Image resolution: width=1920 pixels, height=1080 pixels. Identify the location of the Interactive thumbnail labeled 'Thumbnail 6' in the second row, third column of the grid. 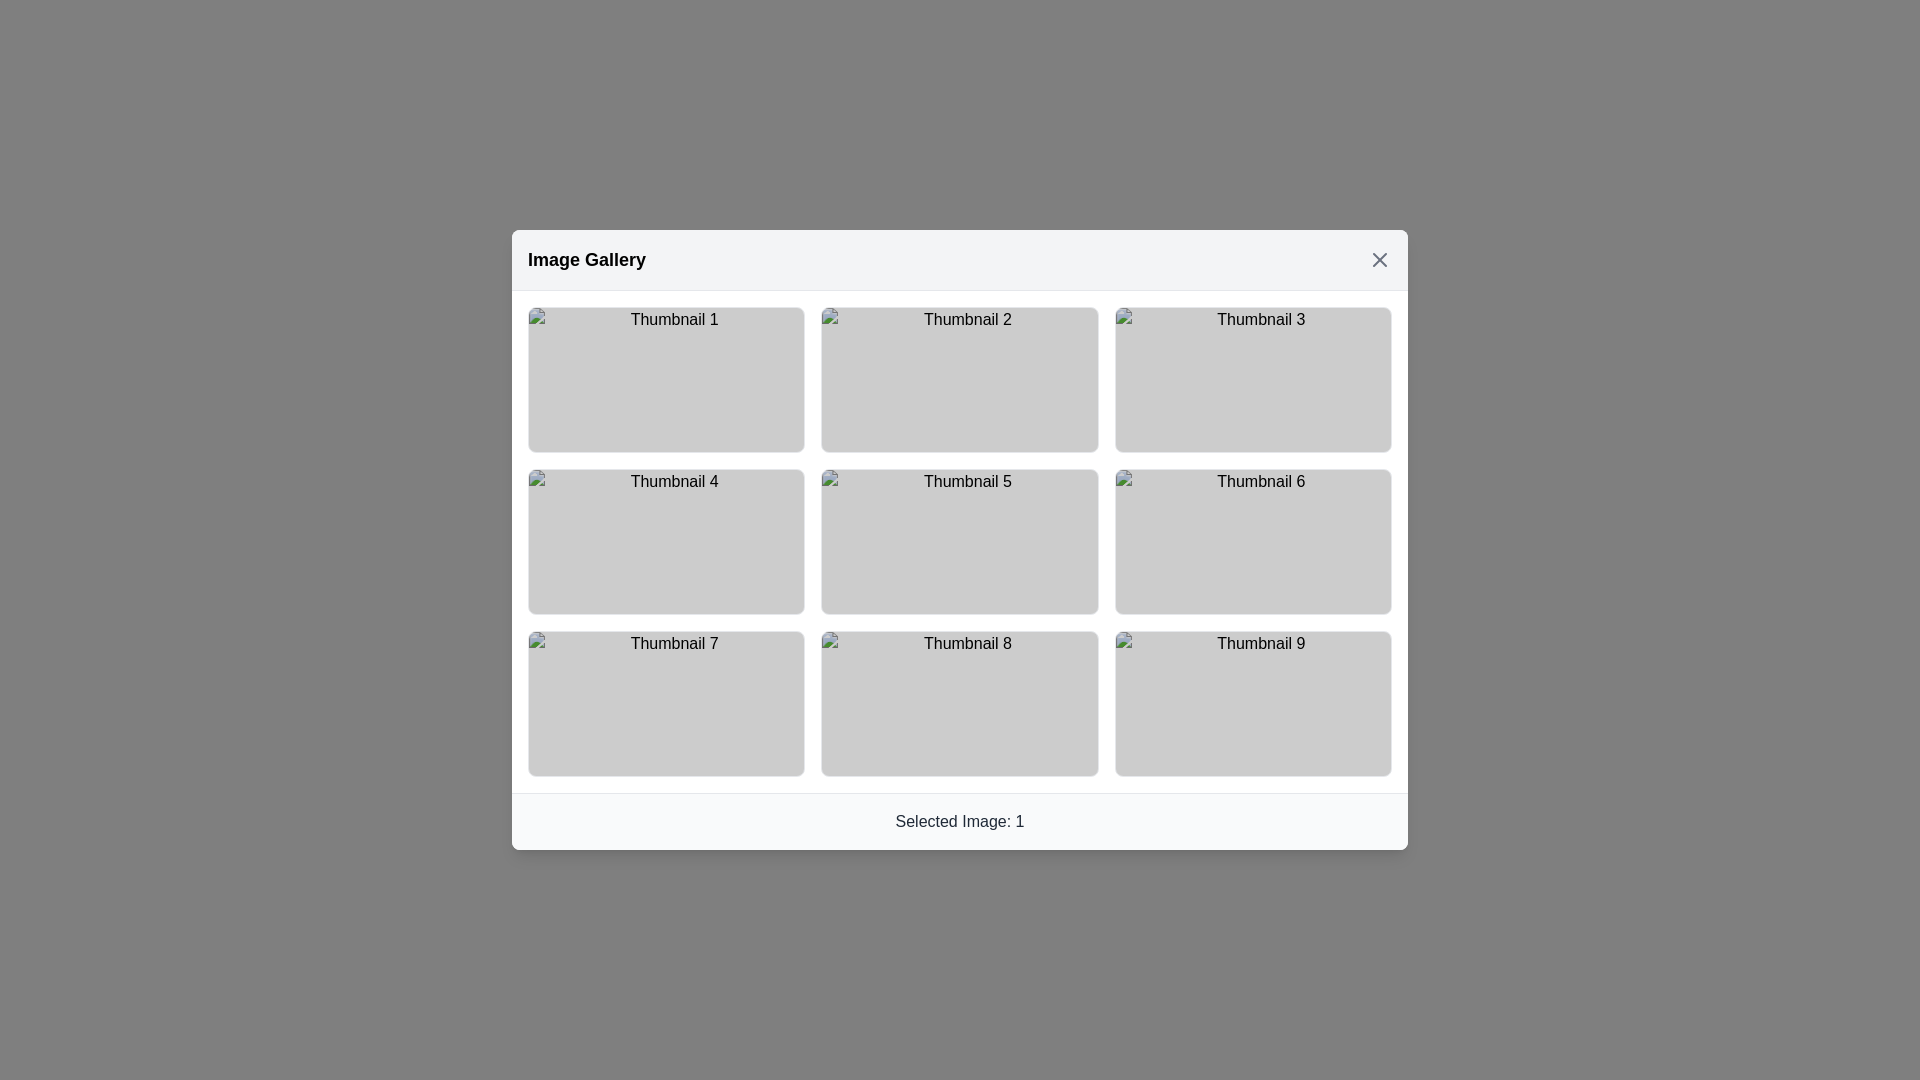
(1252, 542).